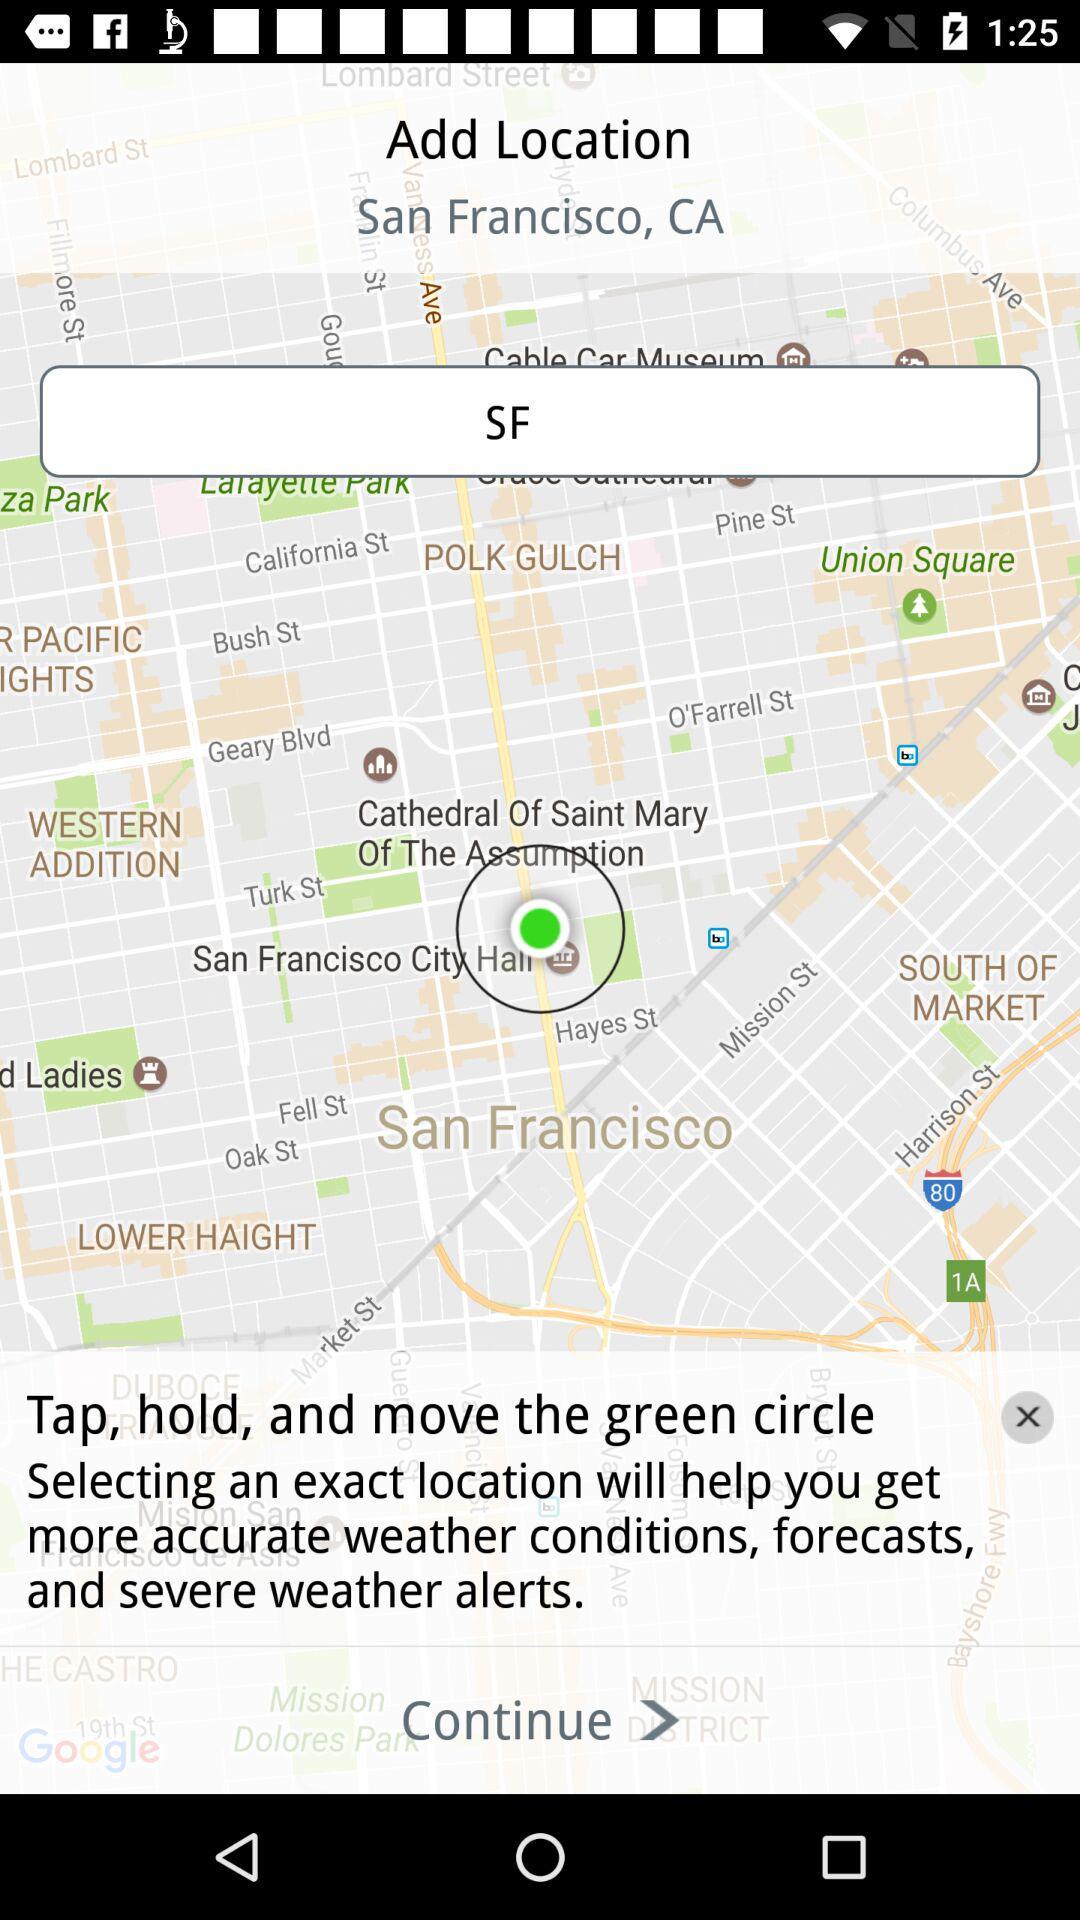  What do you see at coordinates (131, 240) in the screenshot?
I see `the icon to the left of san francisco, ca icon` at bounding box center [131, 240].